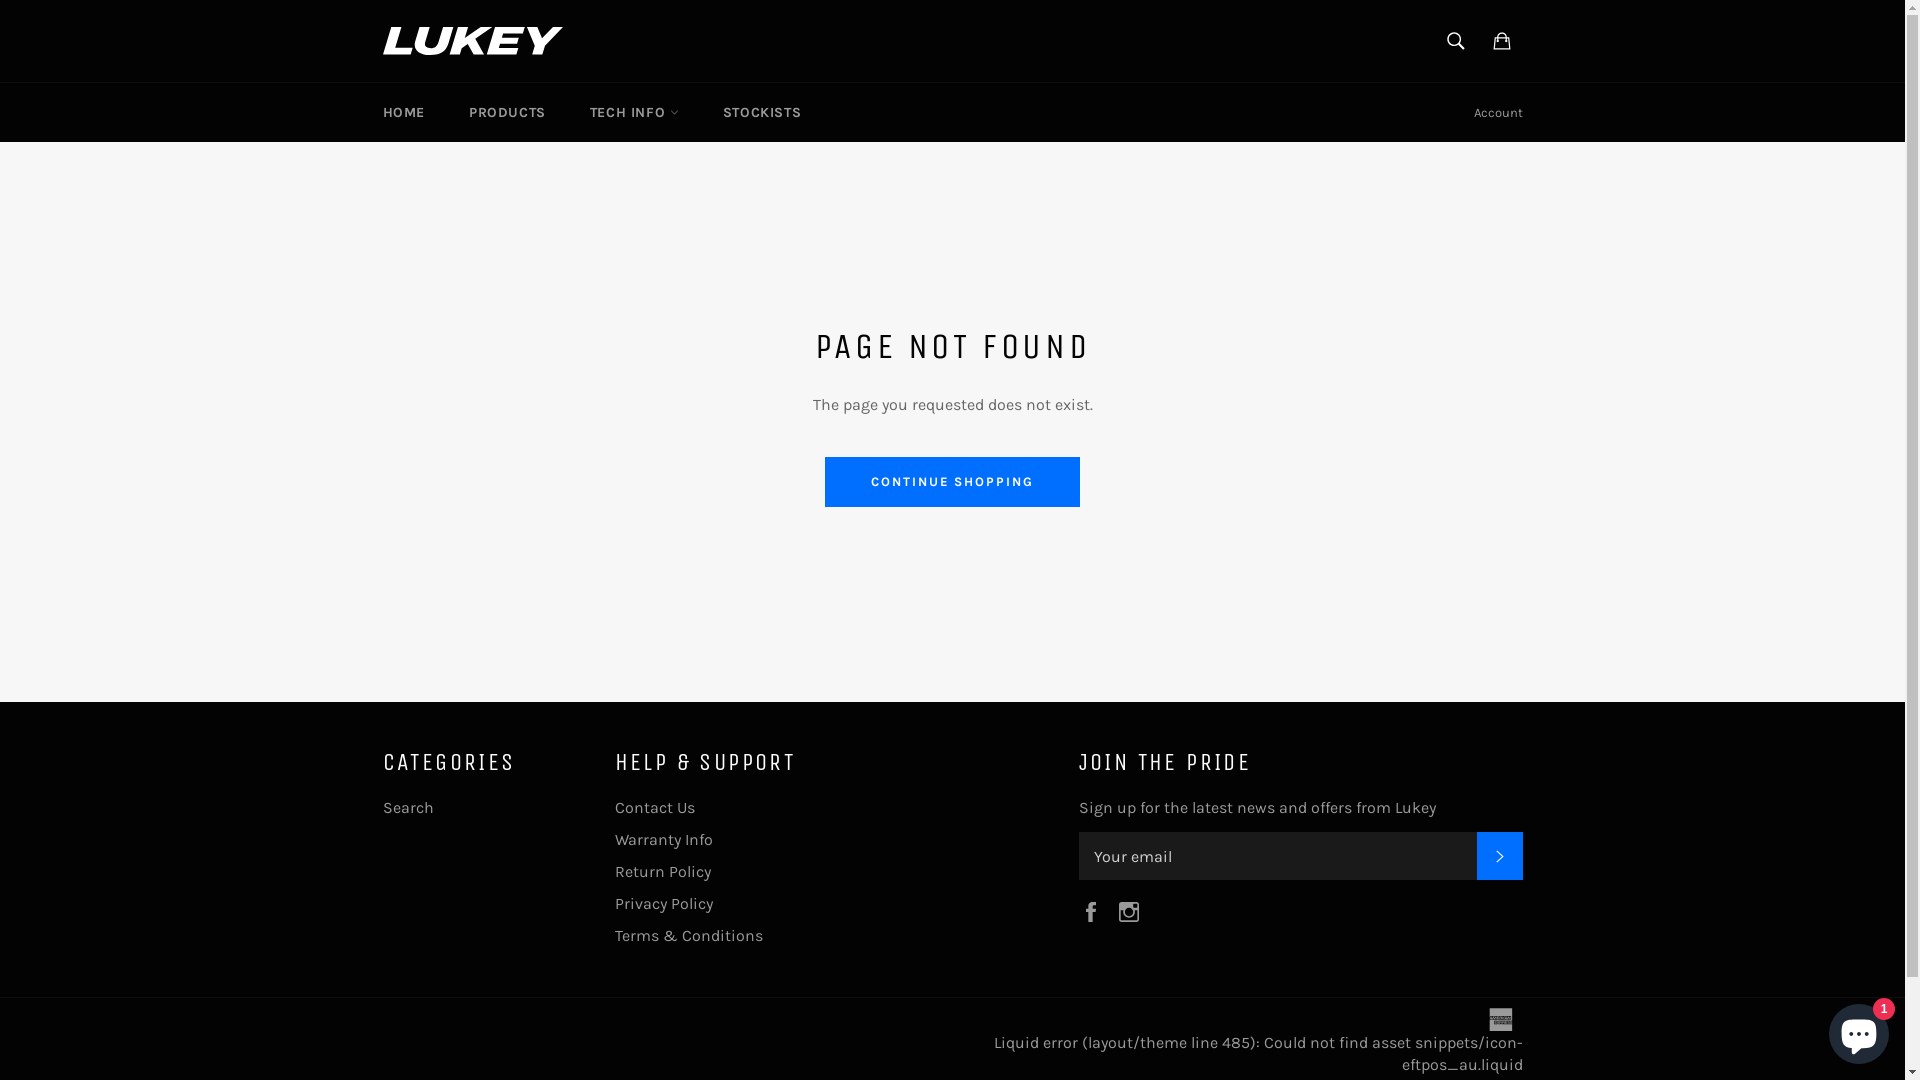 The image size is (1920, 1080). What do you see at coordinates (662, 870) in the screenshot?
I see `'Return Policy'` at bounding box center [662, 870].